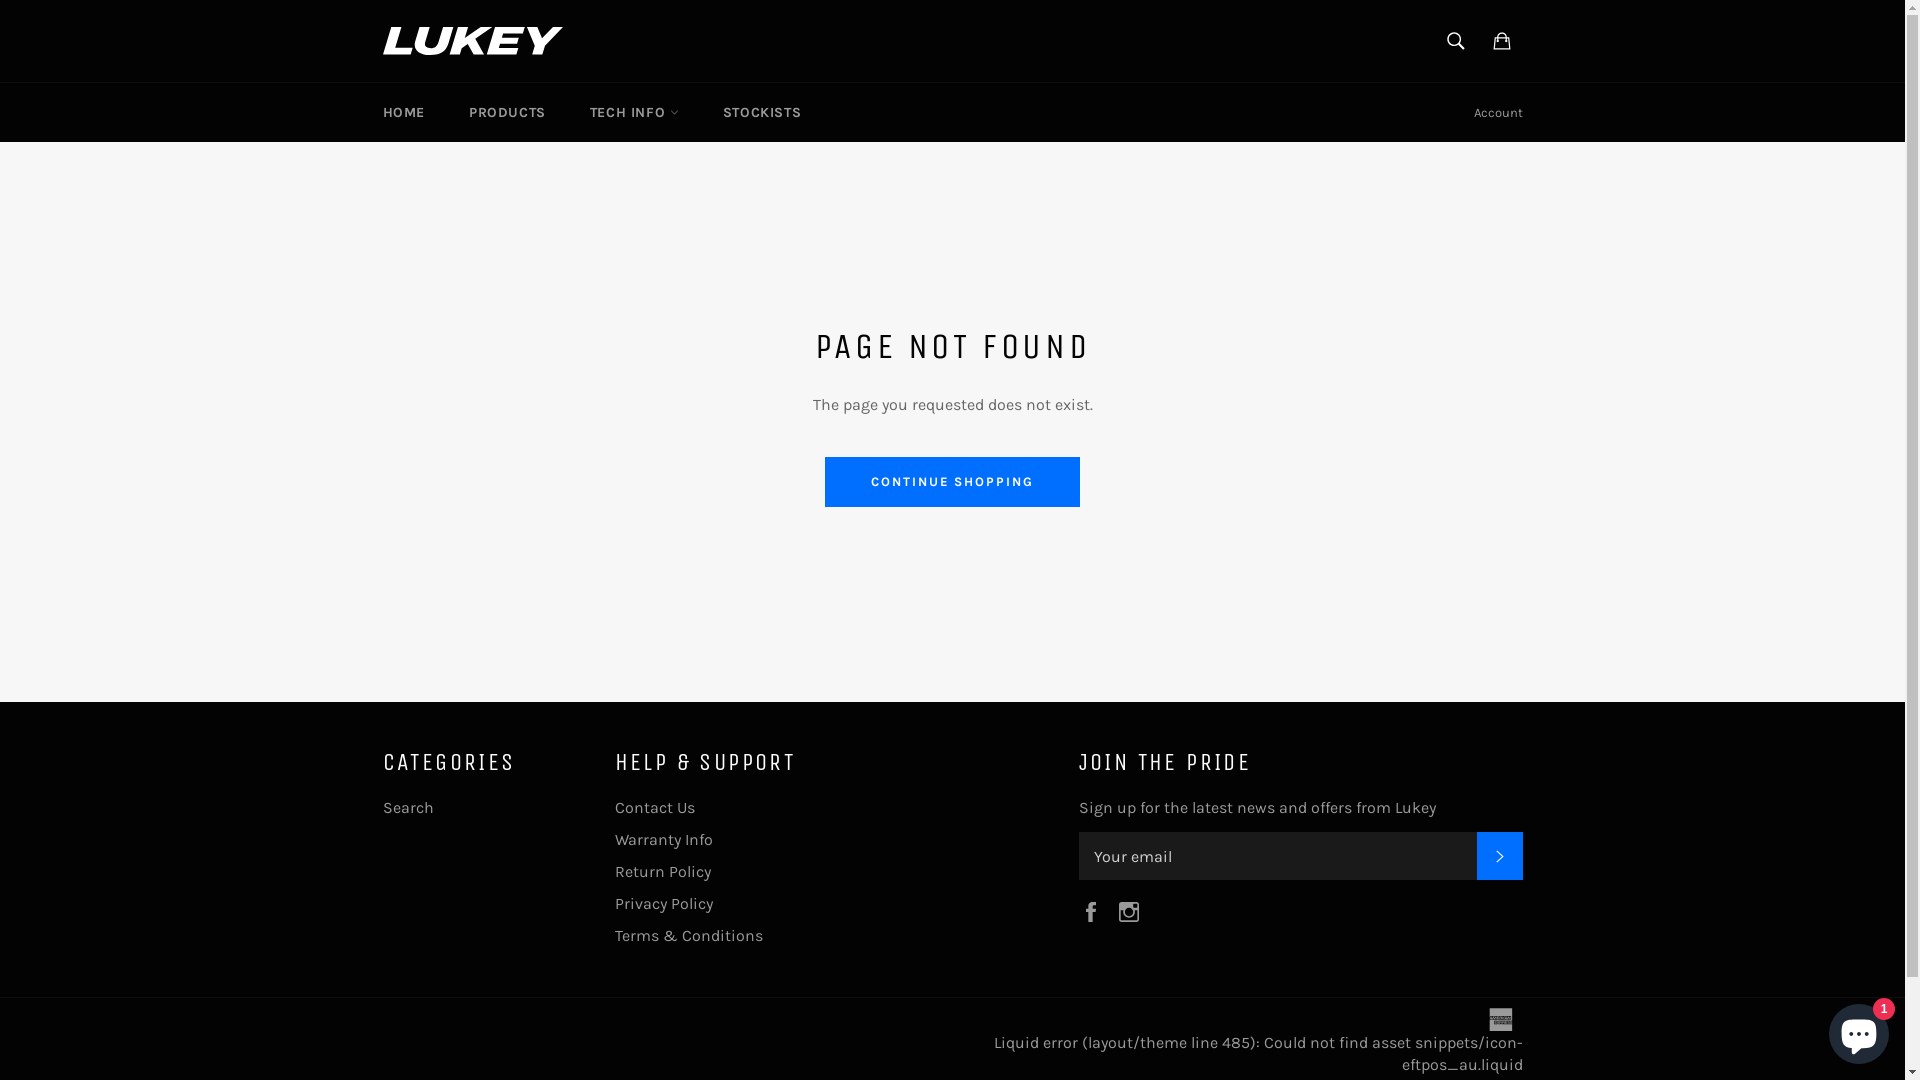 The image size is (1920, 1080). What do you see at coordinates (662, 870) in the screenshot?
I see `'Return Policy'` at bounding box center [662, 870].